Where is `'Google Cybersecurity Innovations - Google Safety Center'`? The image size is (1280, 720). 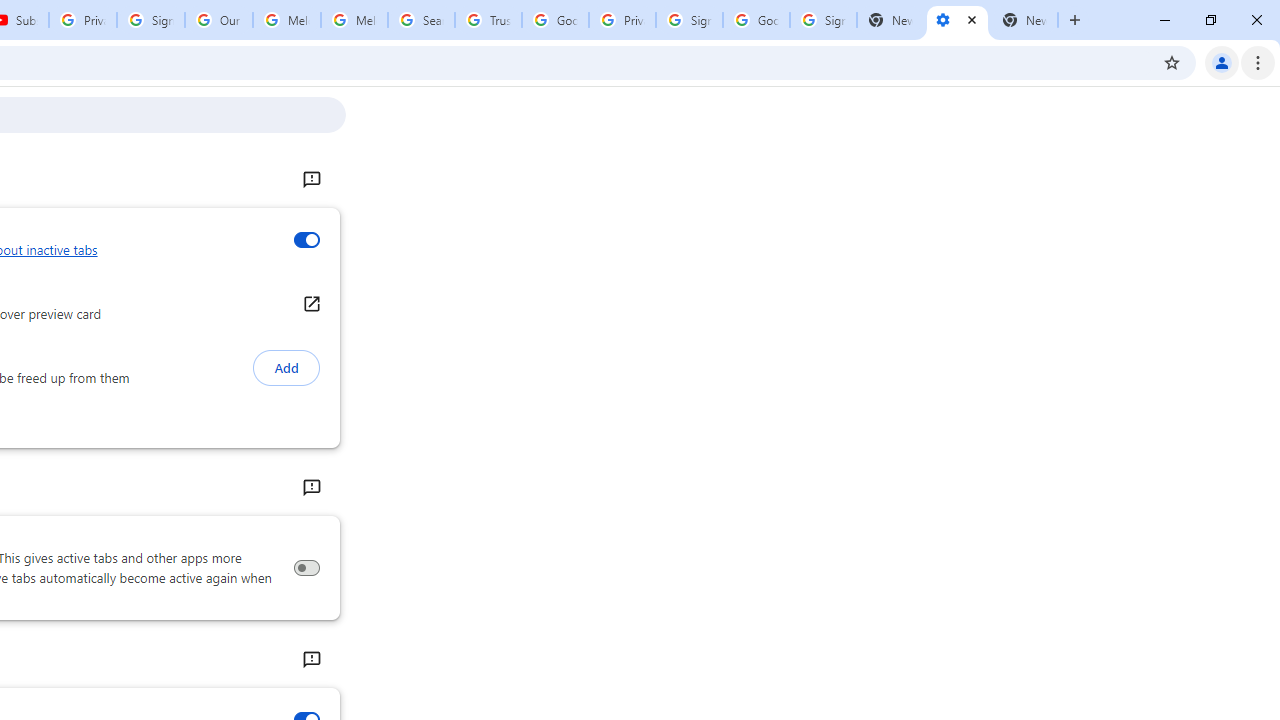 'Google Cybersecurity Innovations - Google Safety Center' is located at coordinates (755, 20).